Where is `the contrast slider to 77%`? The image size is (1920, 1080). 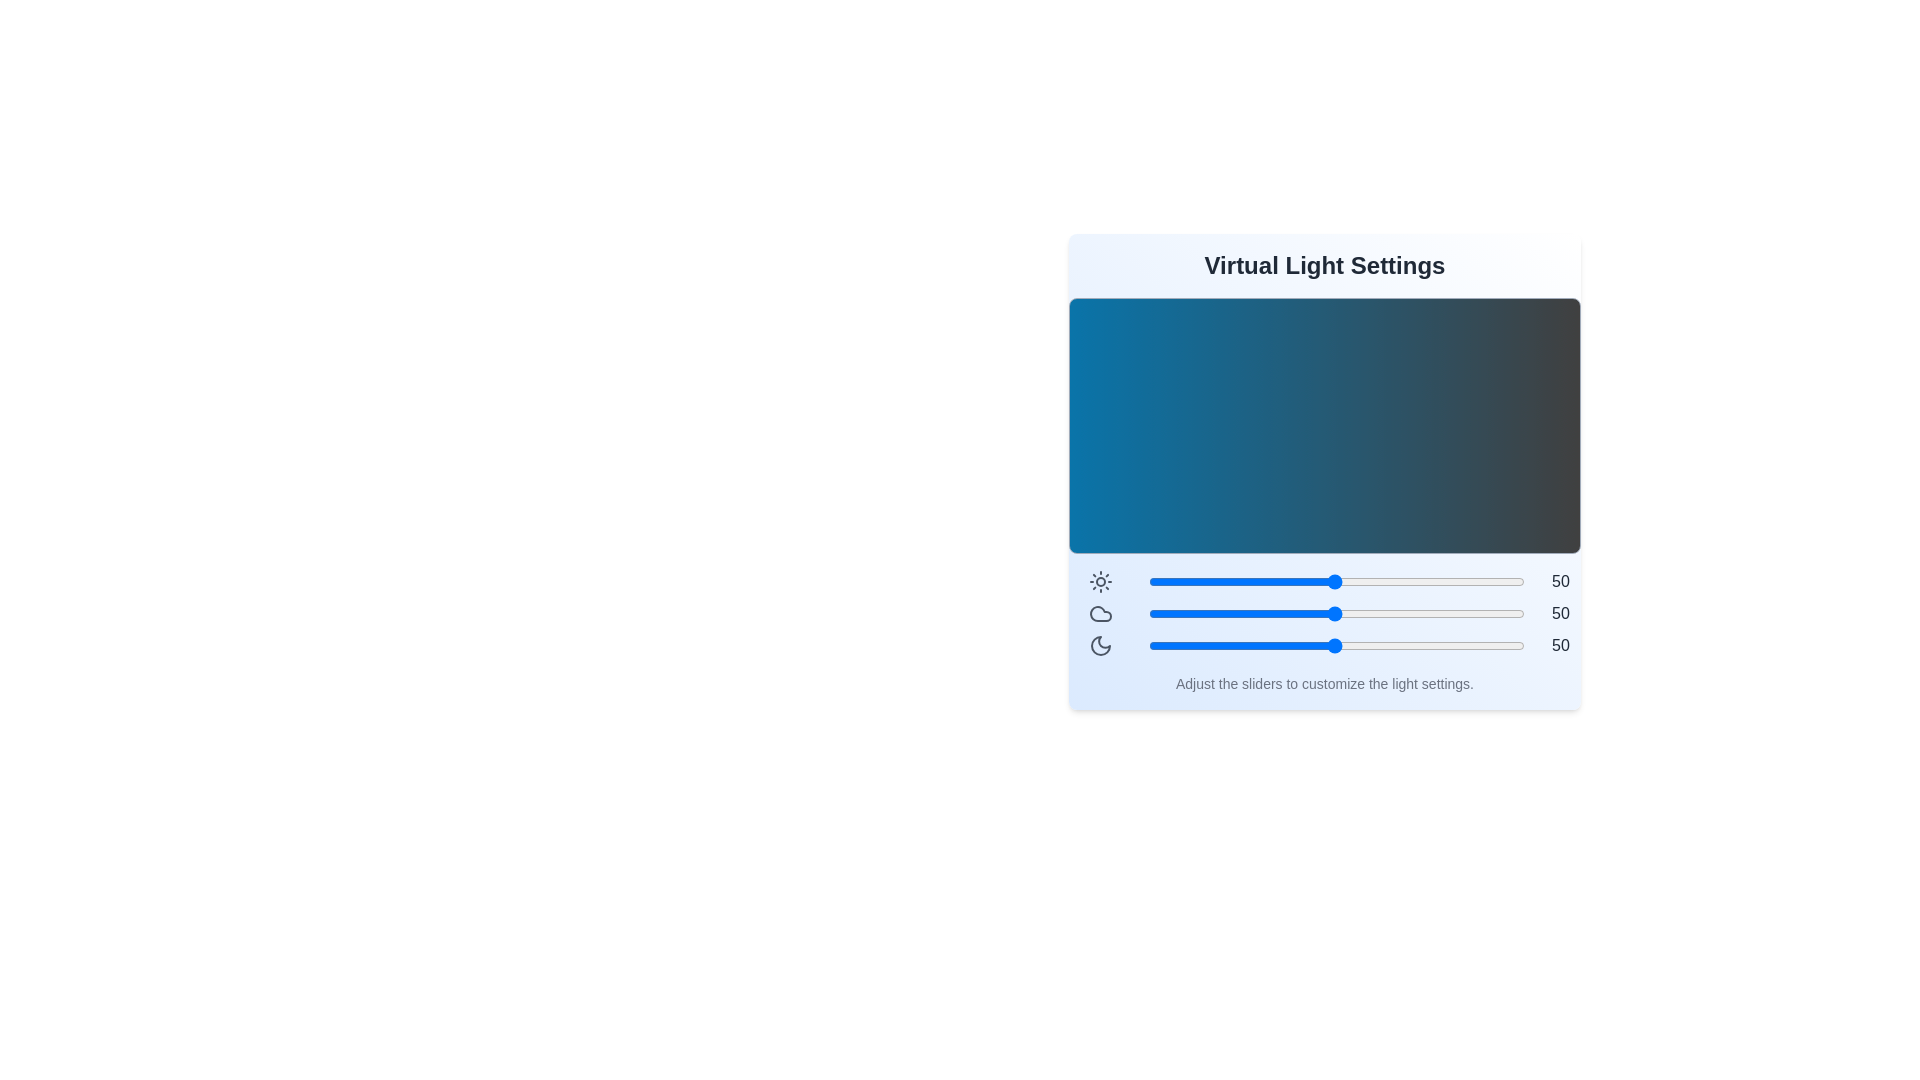
the contrast slider to 77% is located at coordinates (1436, 582).